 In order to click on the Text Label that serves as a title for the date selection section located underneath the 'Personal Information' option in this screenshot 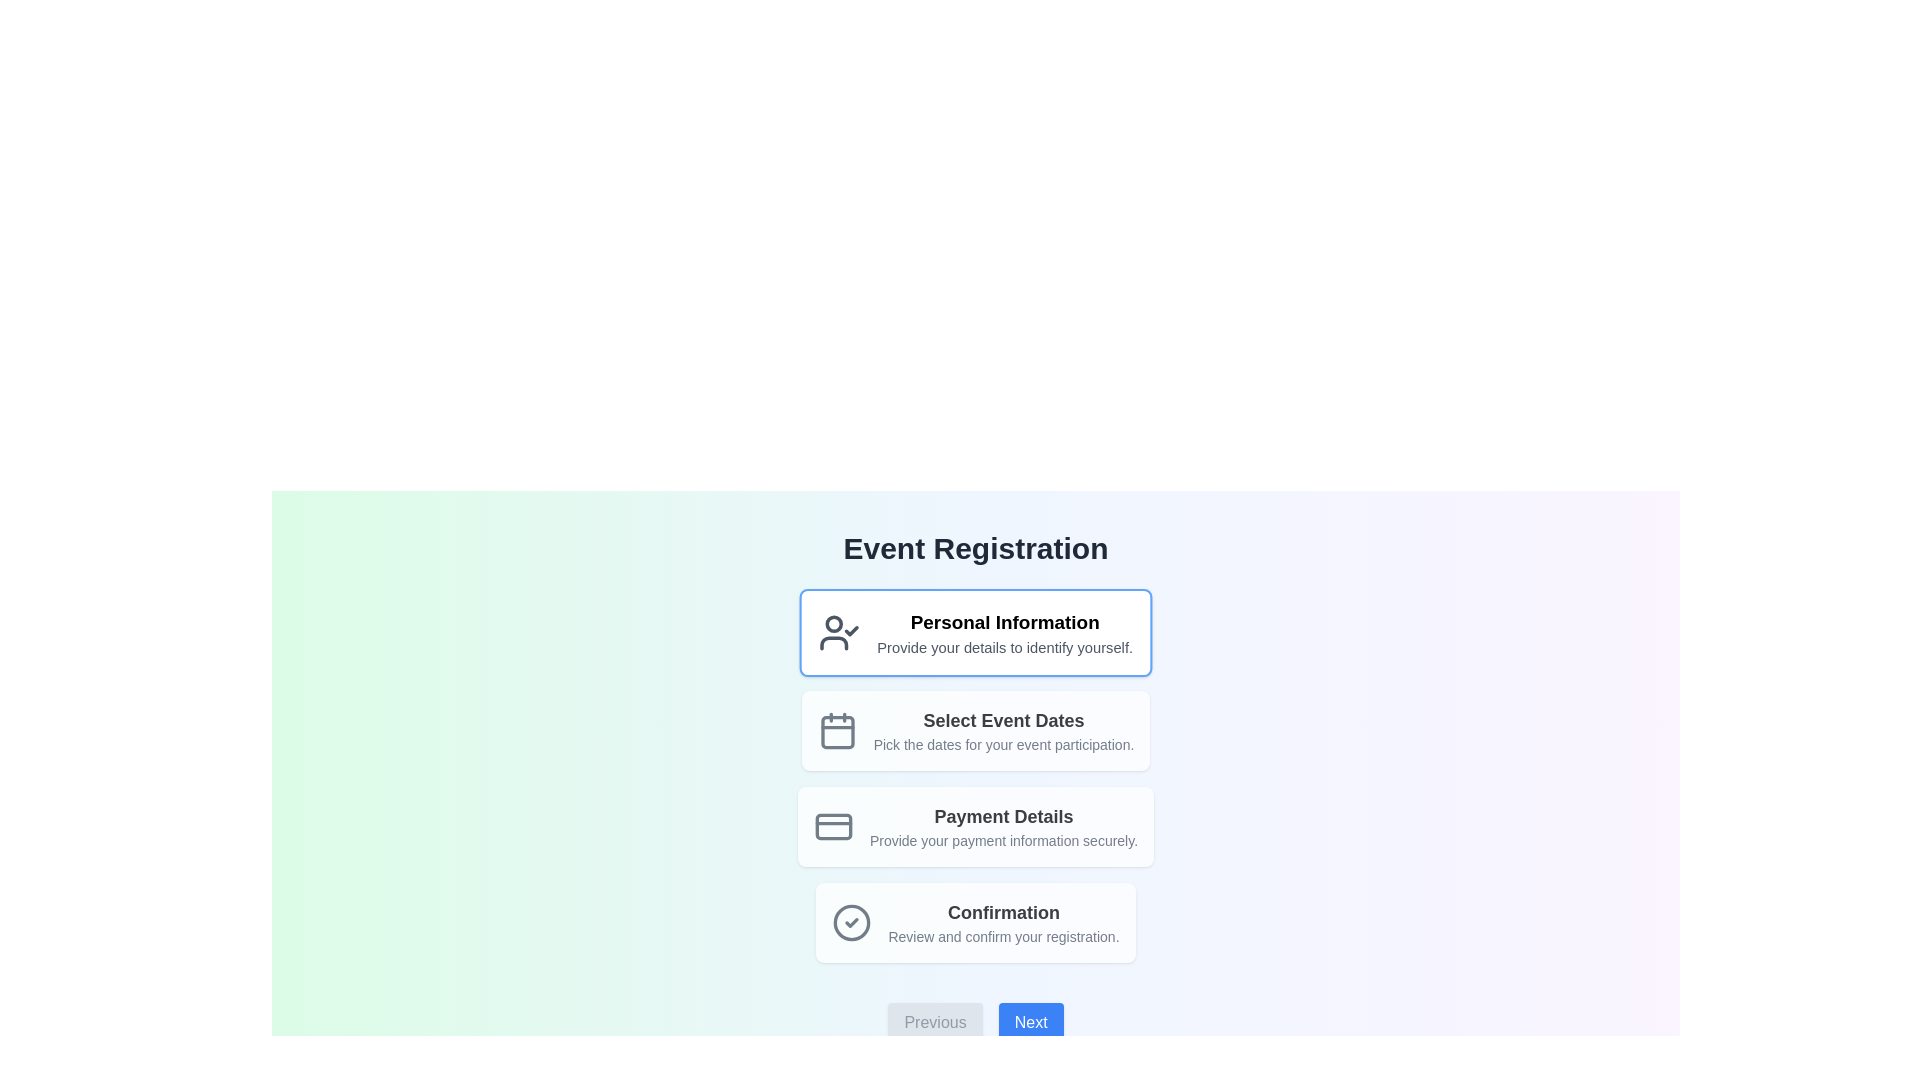, I will do `click(1003, 721)`.